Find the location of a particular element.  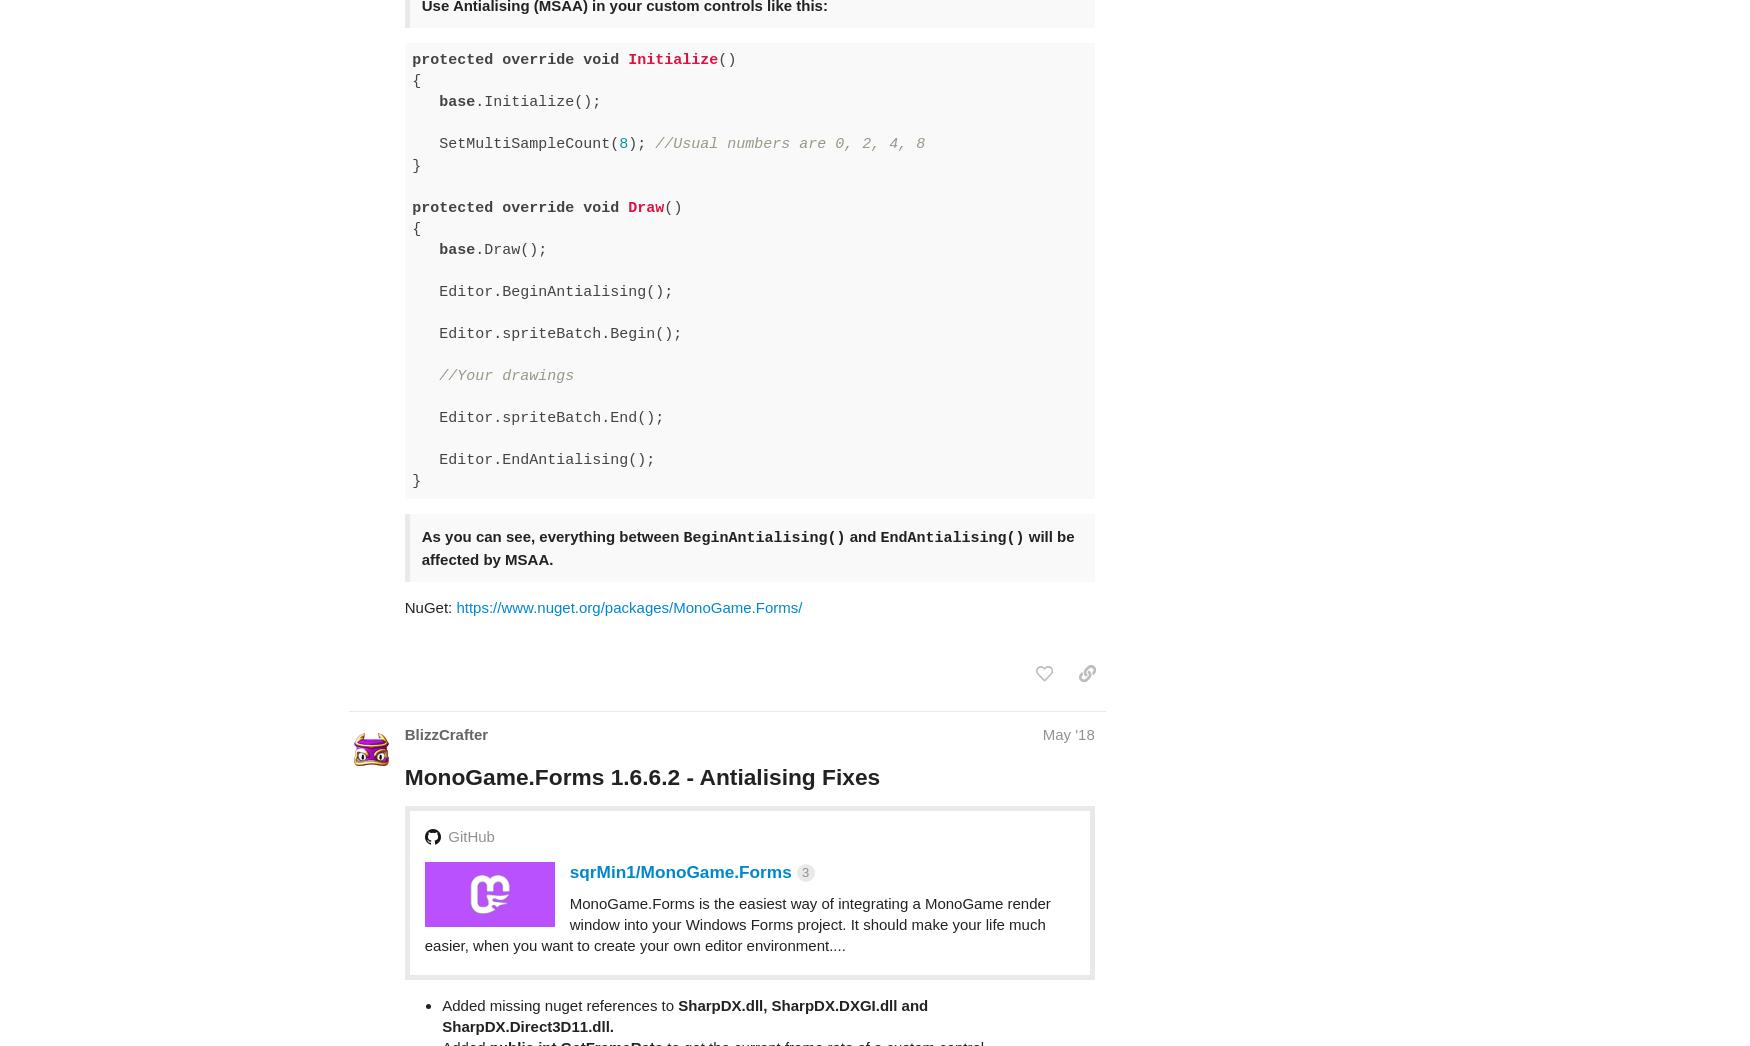

'Changed' is located at coordinates (474, 989).